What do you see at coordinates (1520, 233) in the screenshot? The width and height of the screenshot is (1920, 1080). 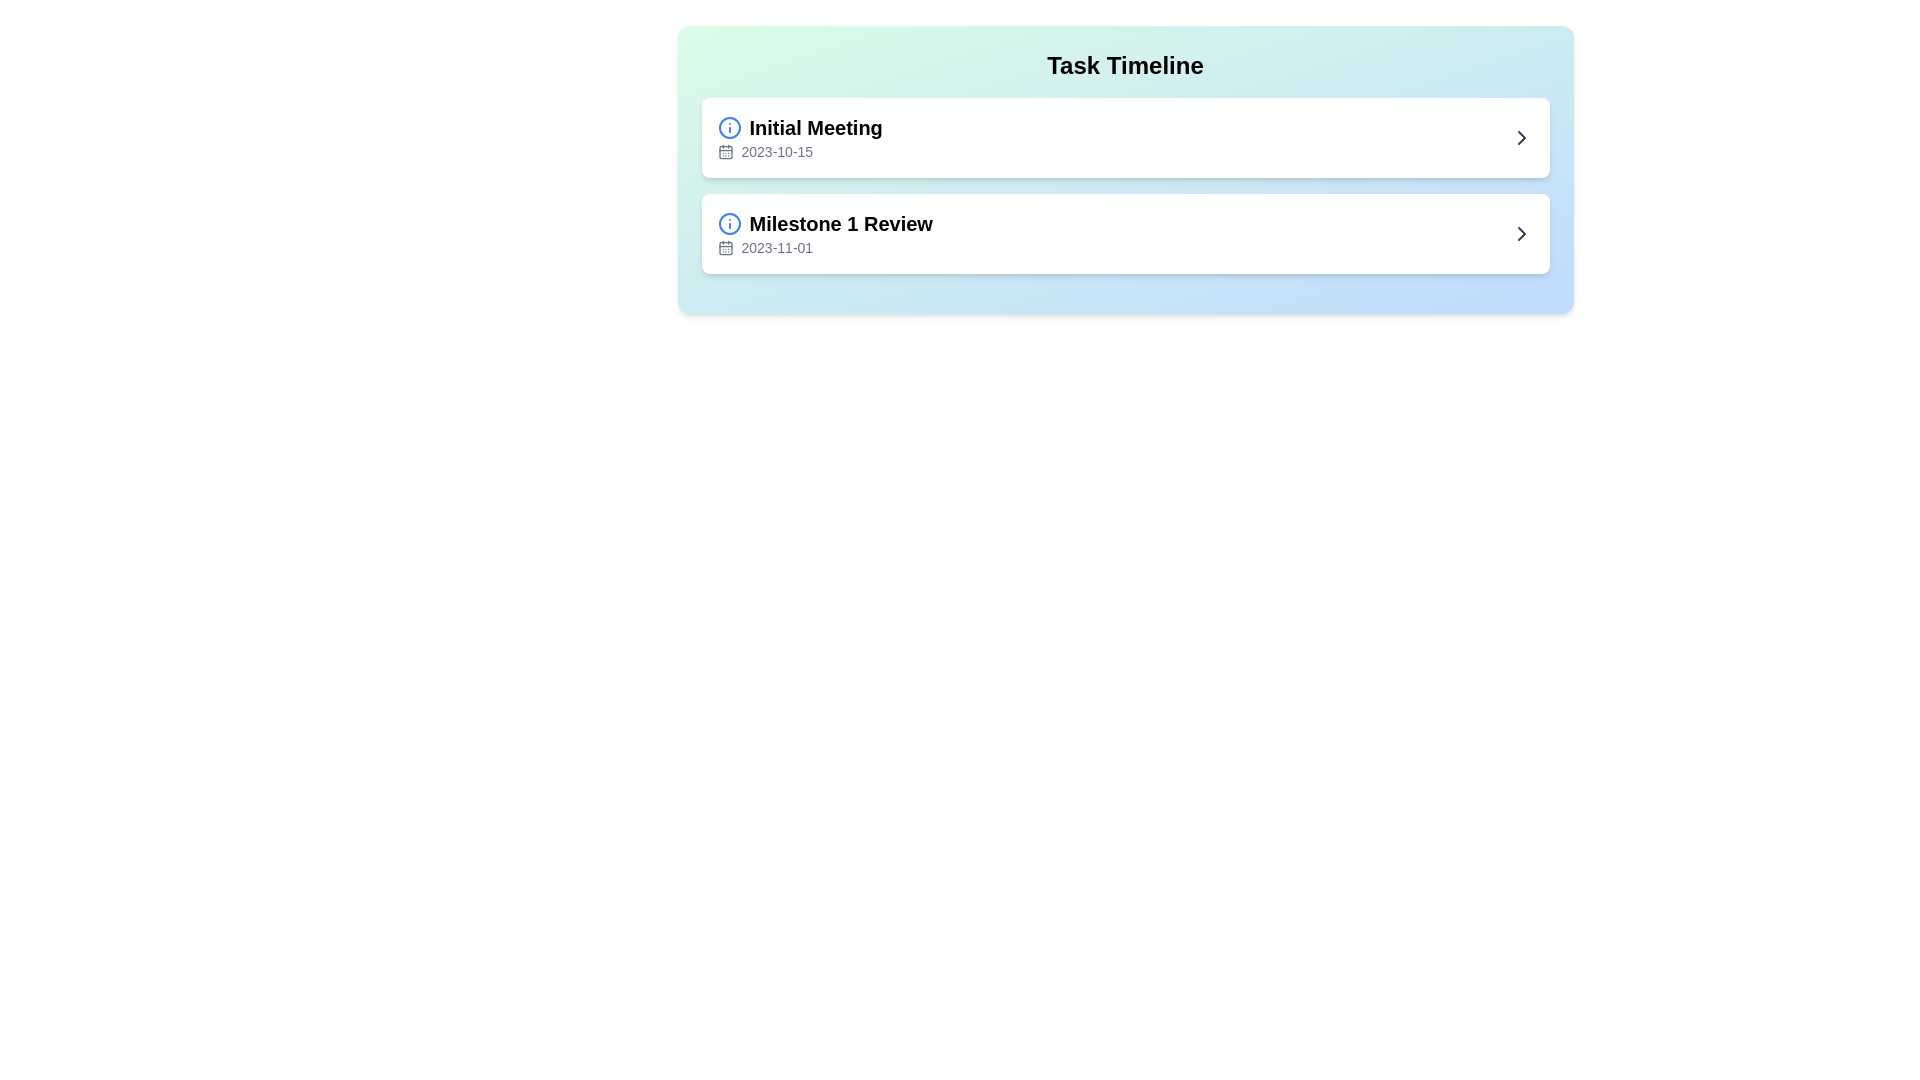 I see `the Navigation Icon located at the rightmost position of the second row in the list, which is associated with 'Milestone 1 Review'` at bounding box center [1520, 233].